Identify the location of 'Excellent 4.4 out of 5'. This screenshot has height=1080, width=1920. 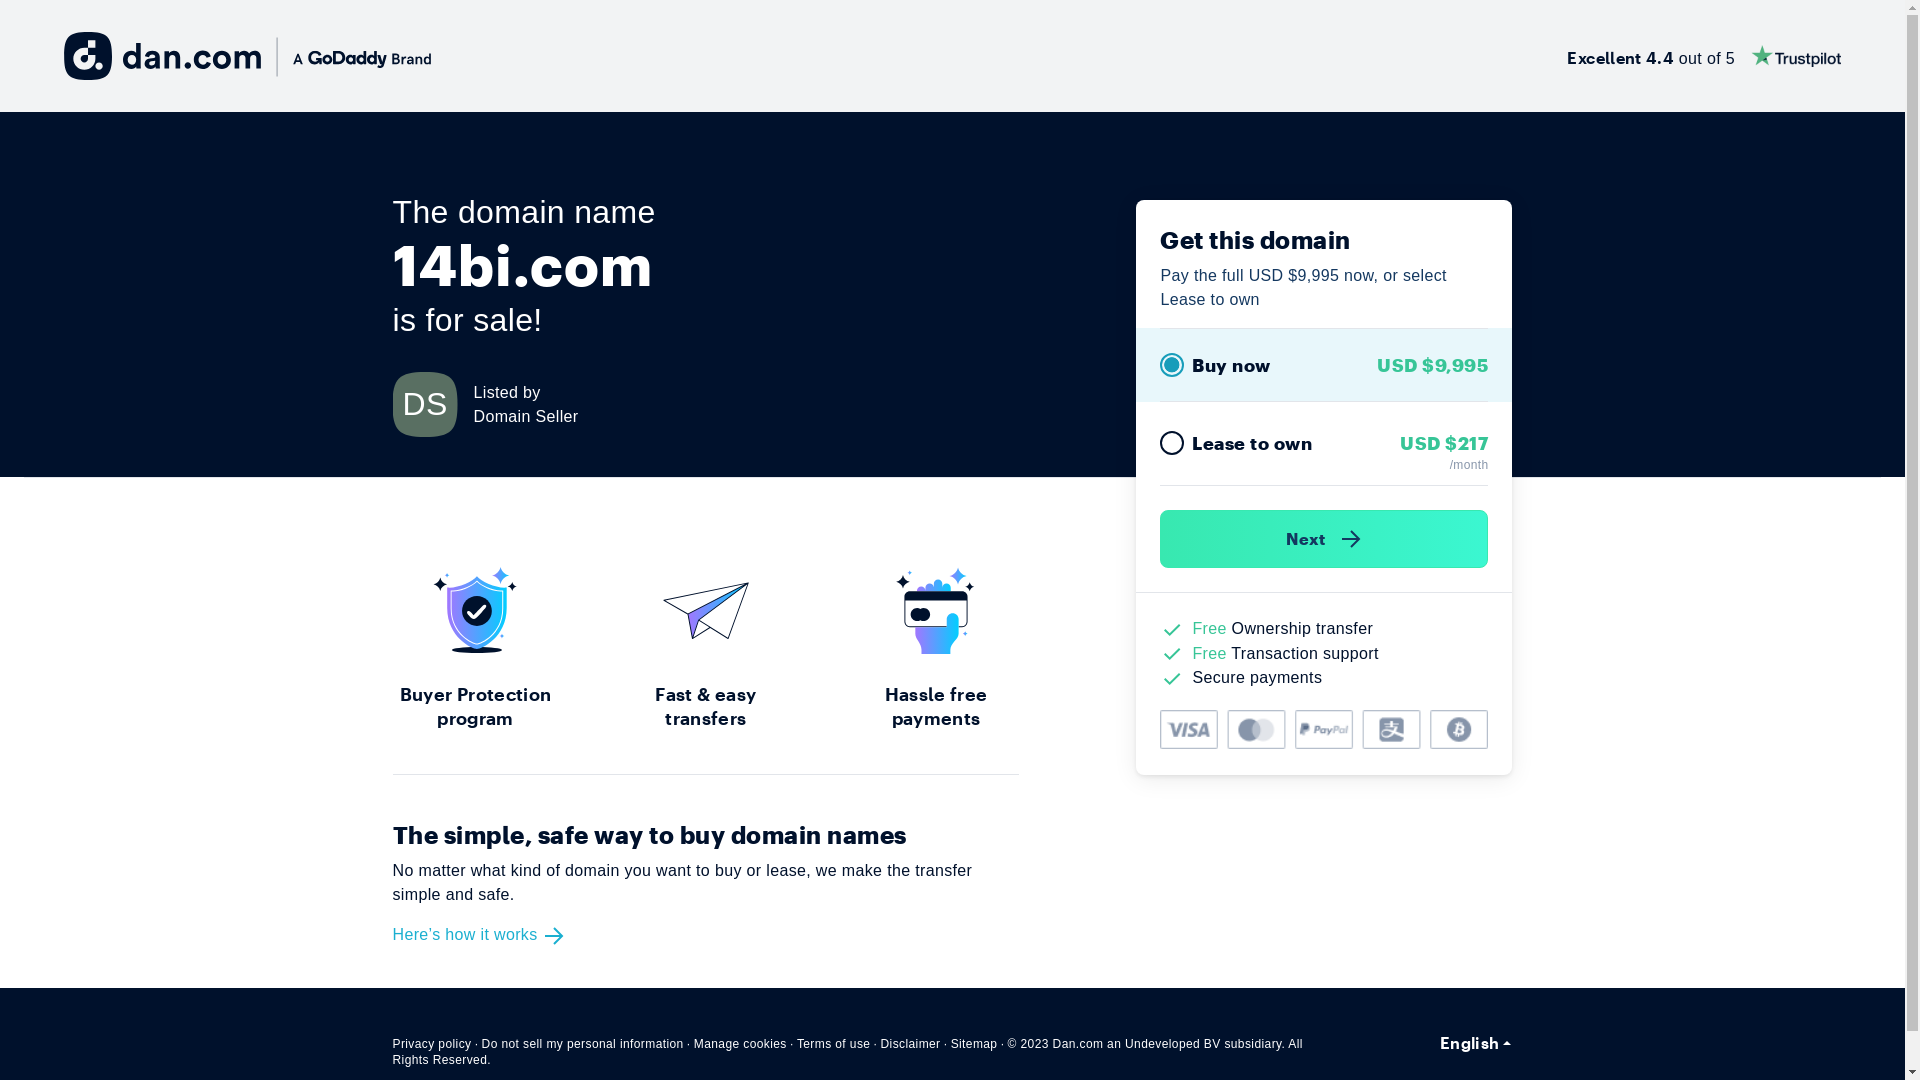
(1703, 55).